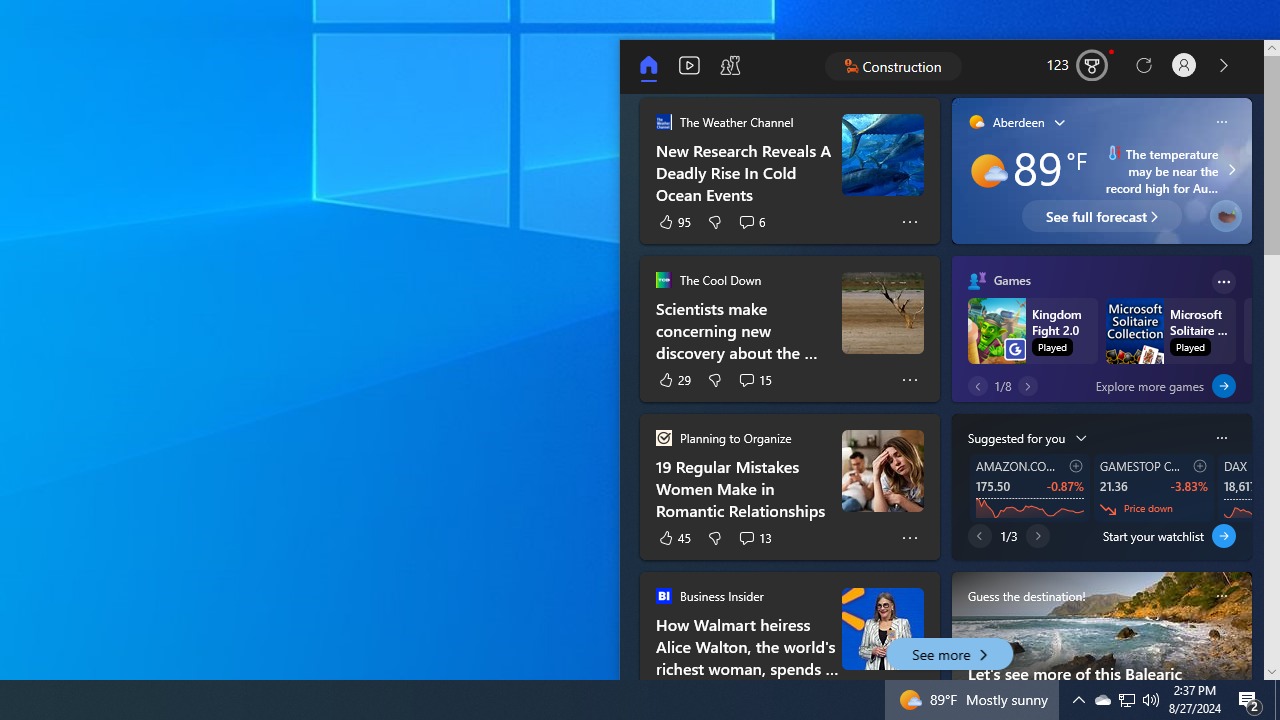  Describe the element at coordinates (751, 222) in the screenshot. I see `'See 6 comments'` at that location.